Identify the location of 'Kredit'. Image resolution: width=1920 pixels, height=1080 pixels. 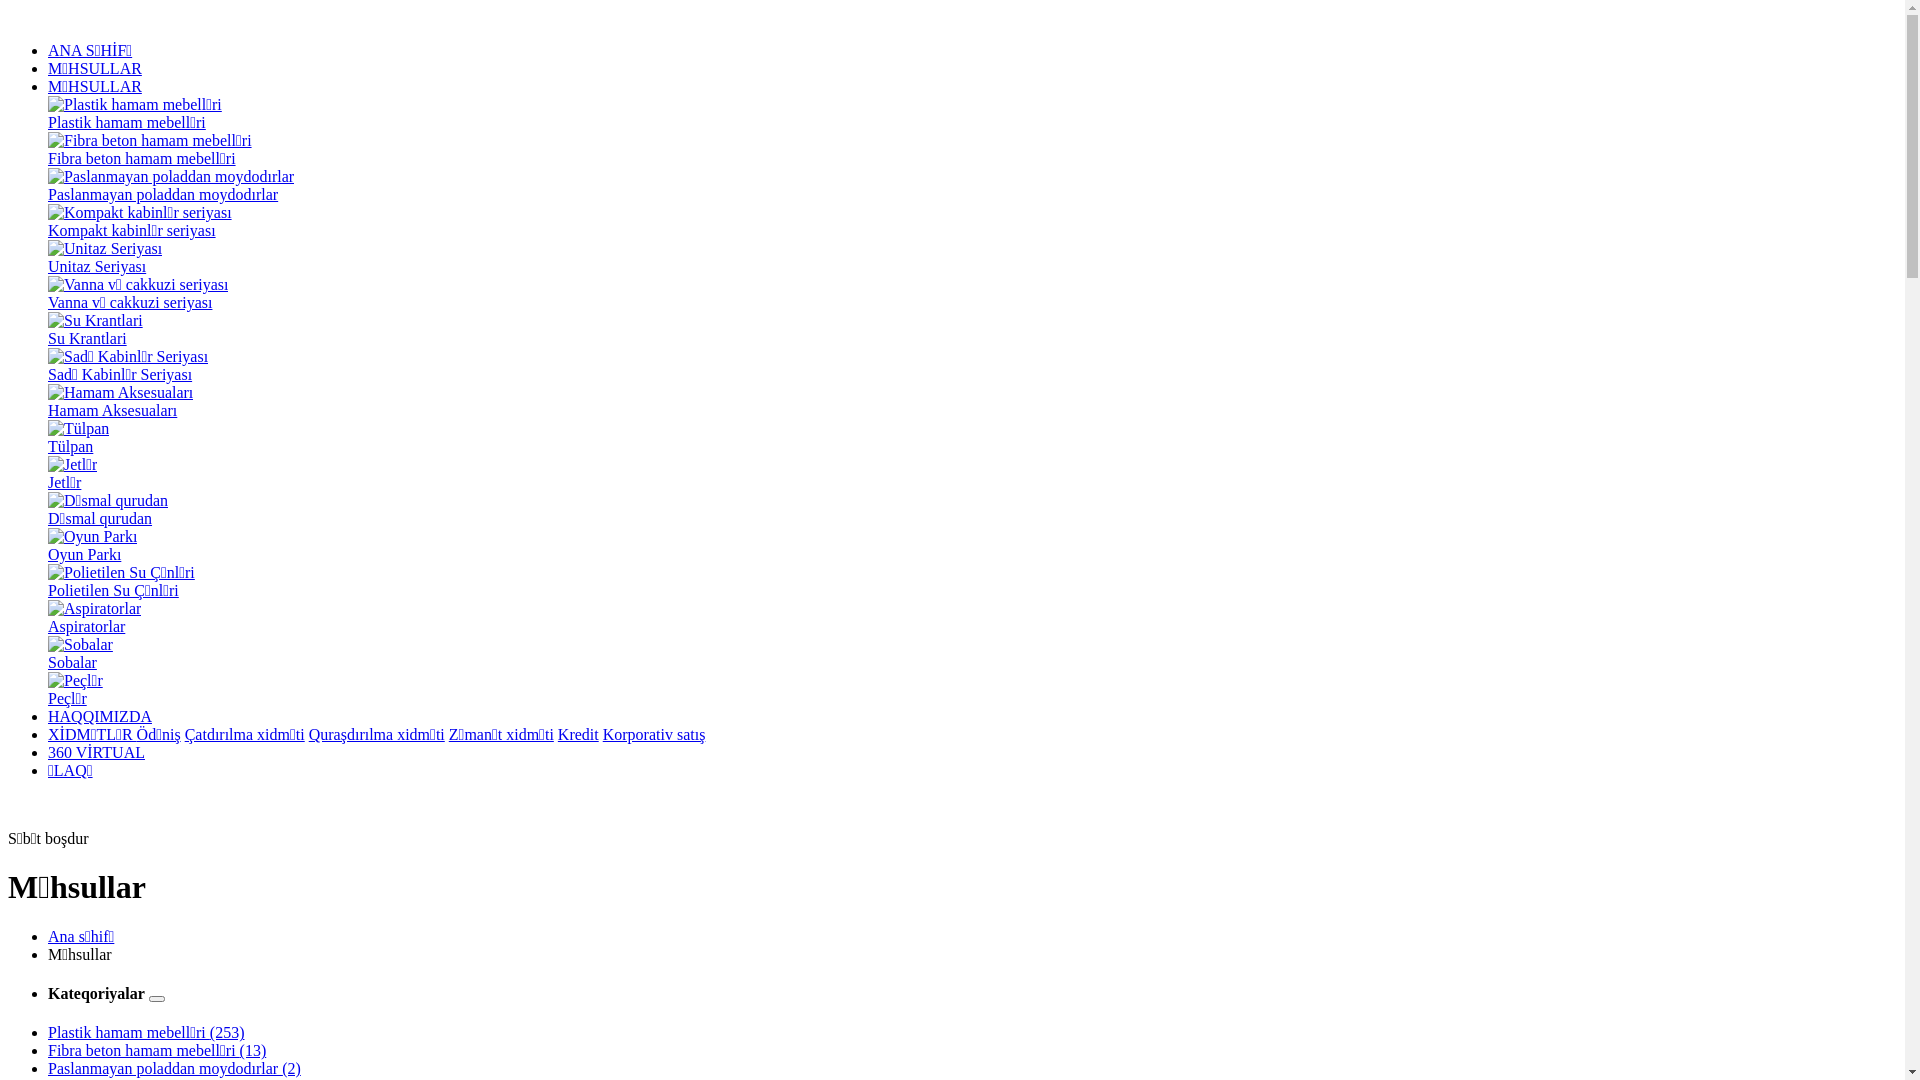
(577, 734).